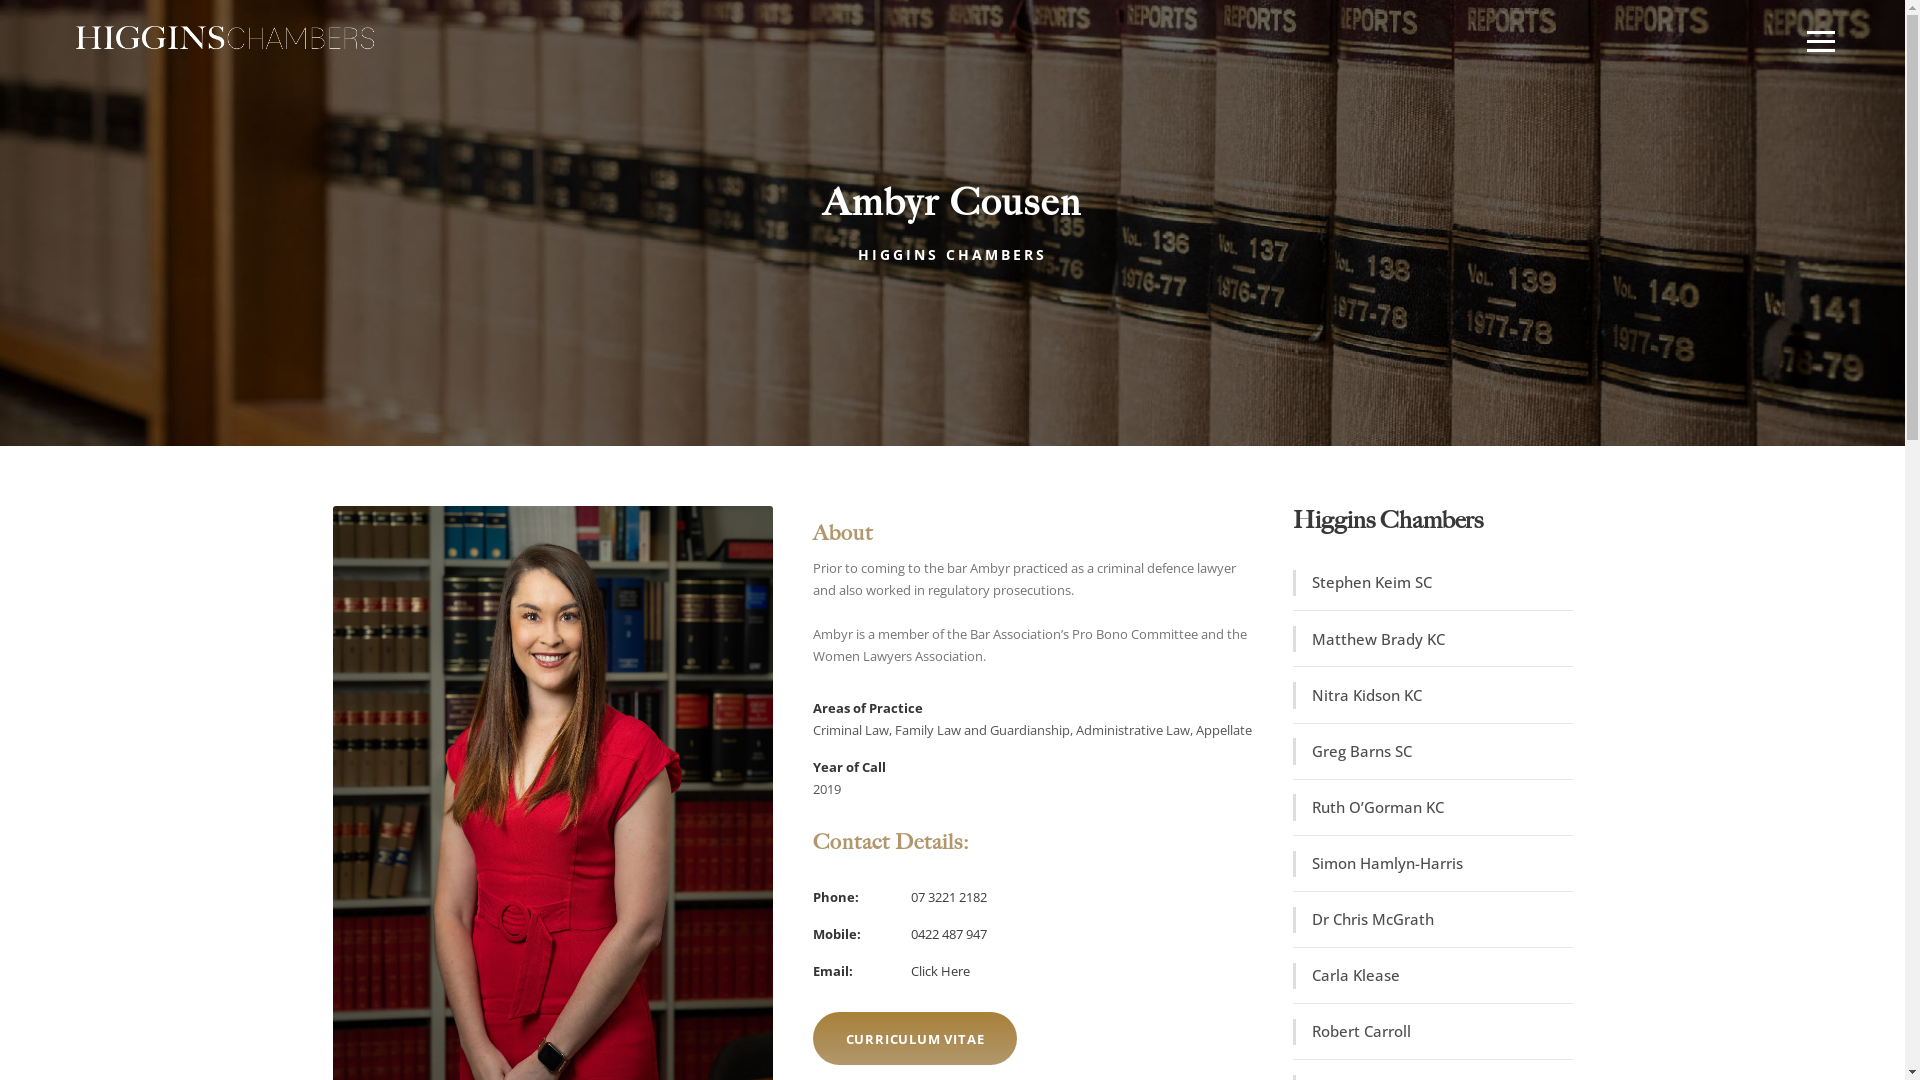  What do you see at coordinates (1363, 920) in the screenshot?
I see `'Dr Chris McGrath'` at bounding box center [1363, 920].